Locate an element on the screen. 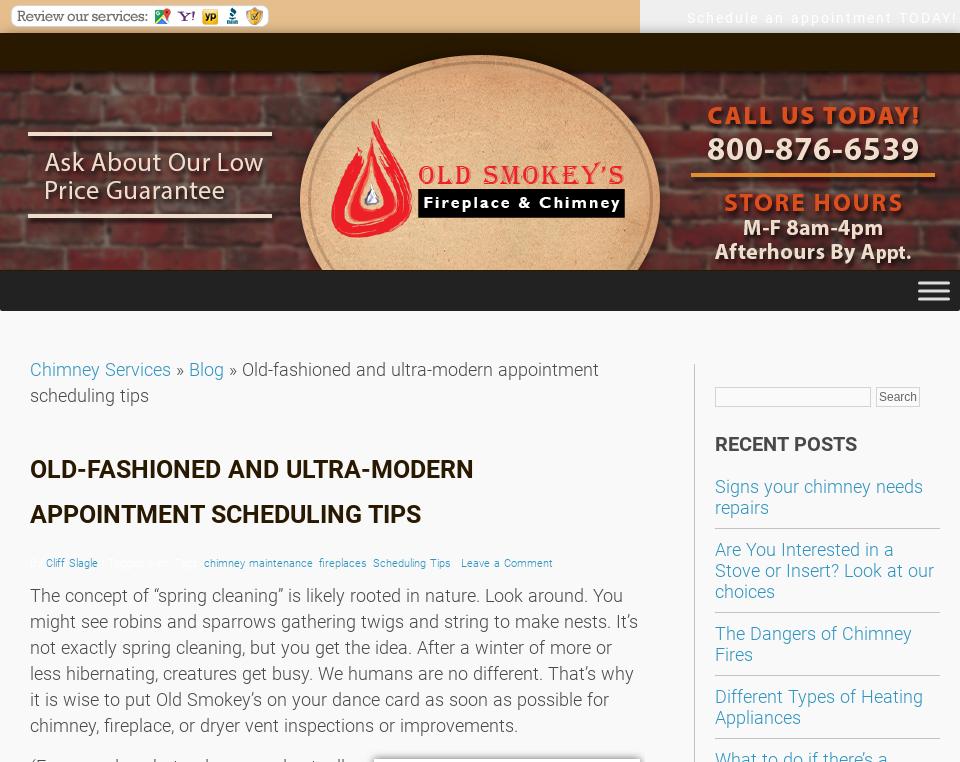  'Chimney Services' is located at coordinates (100, 369).